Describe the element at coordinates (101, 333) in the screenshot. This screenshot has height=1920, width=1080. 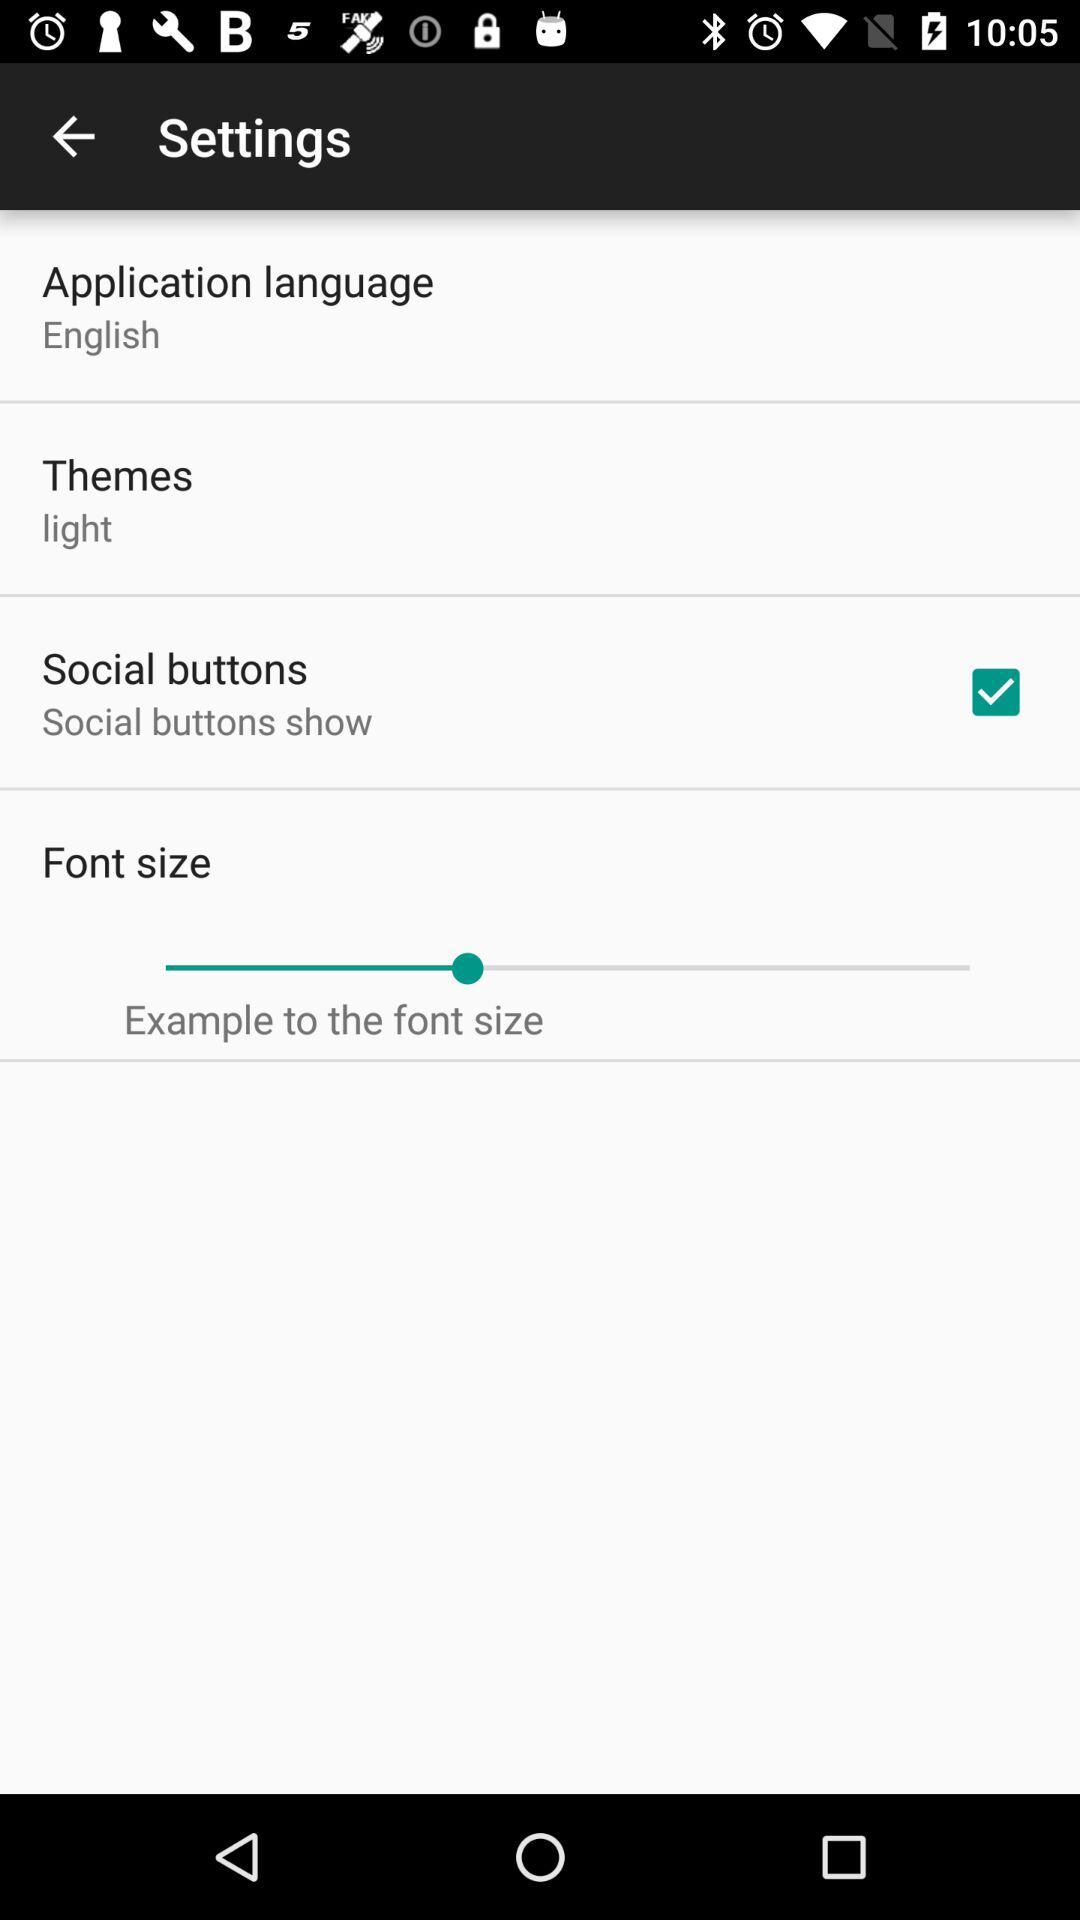
I see `the icon below application language item` at that location.